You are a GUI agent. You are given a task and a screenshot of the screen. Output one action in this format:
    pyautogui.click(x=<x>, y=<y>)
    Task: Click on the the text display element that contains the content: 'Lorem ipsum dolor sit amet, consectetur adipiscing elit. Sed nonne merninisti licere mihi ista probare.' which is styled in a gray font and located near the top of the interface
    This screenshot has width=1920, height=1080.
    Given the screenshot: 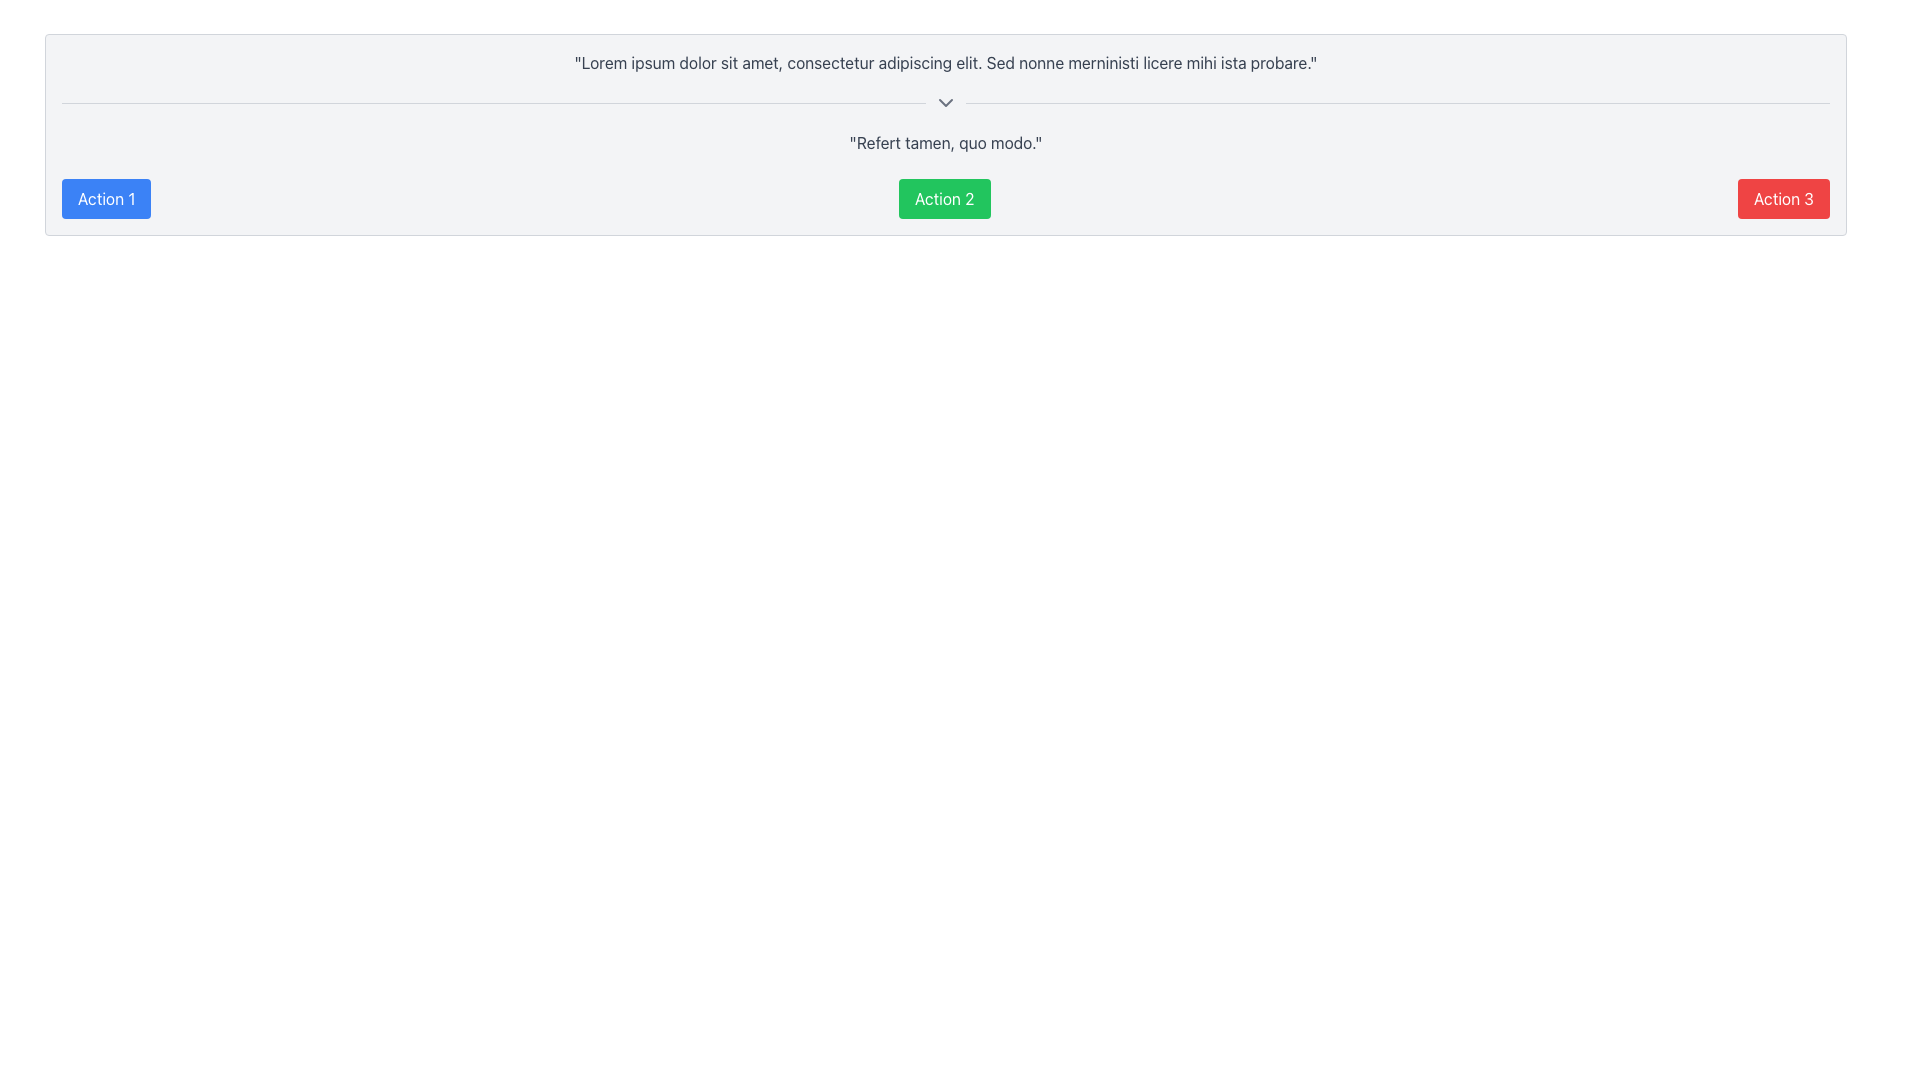 What is the action you would take?
    pyautogui.click(x=944, y=61)
    